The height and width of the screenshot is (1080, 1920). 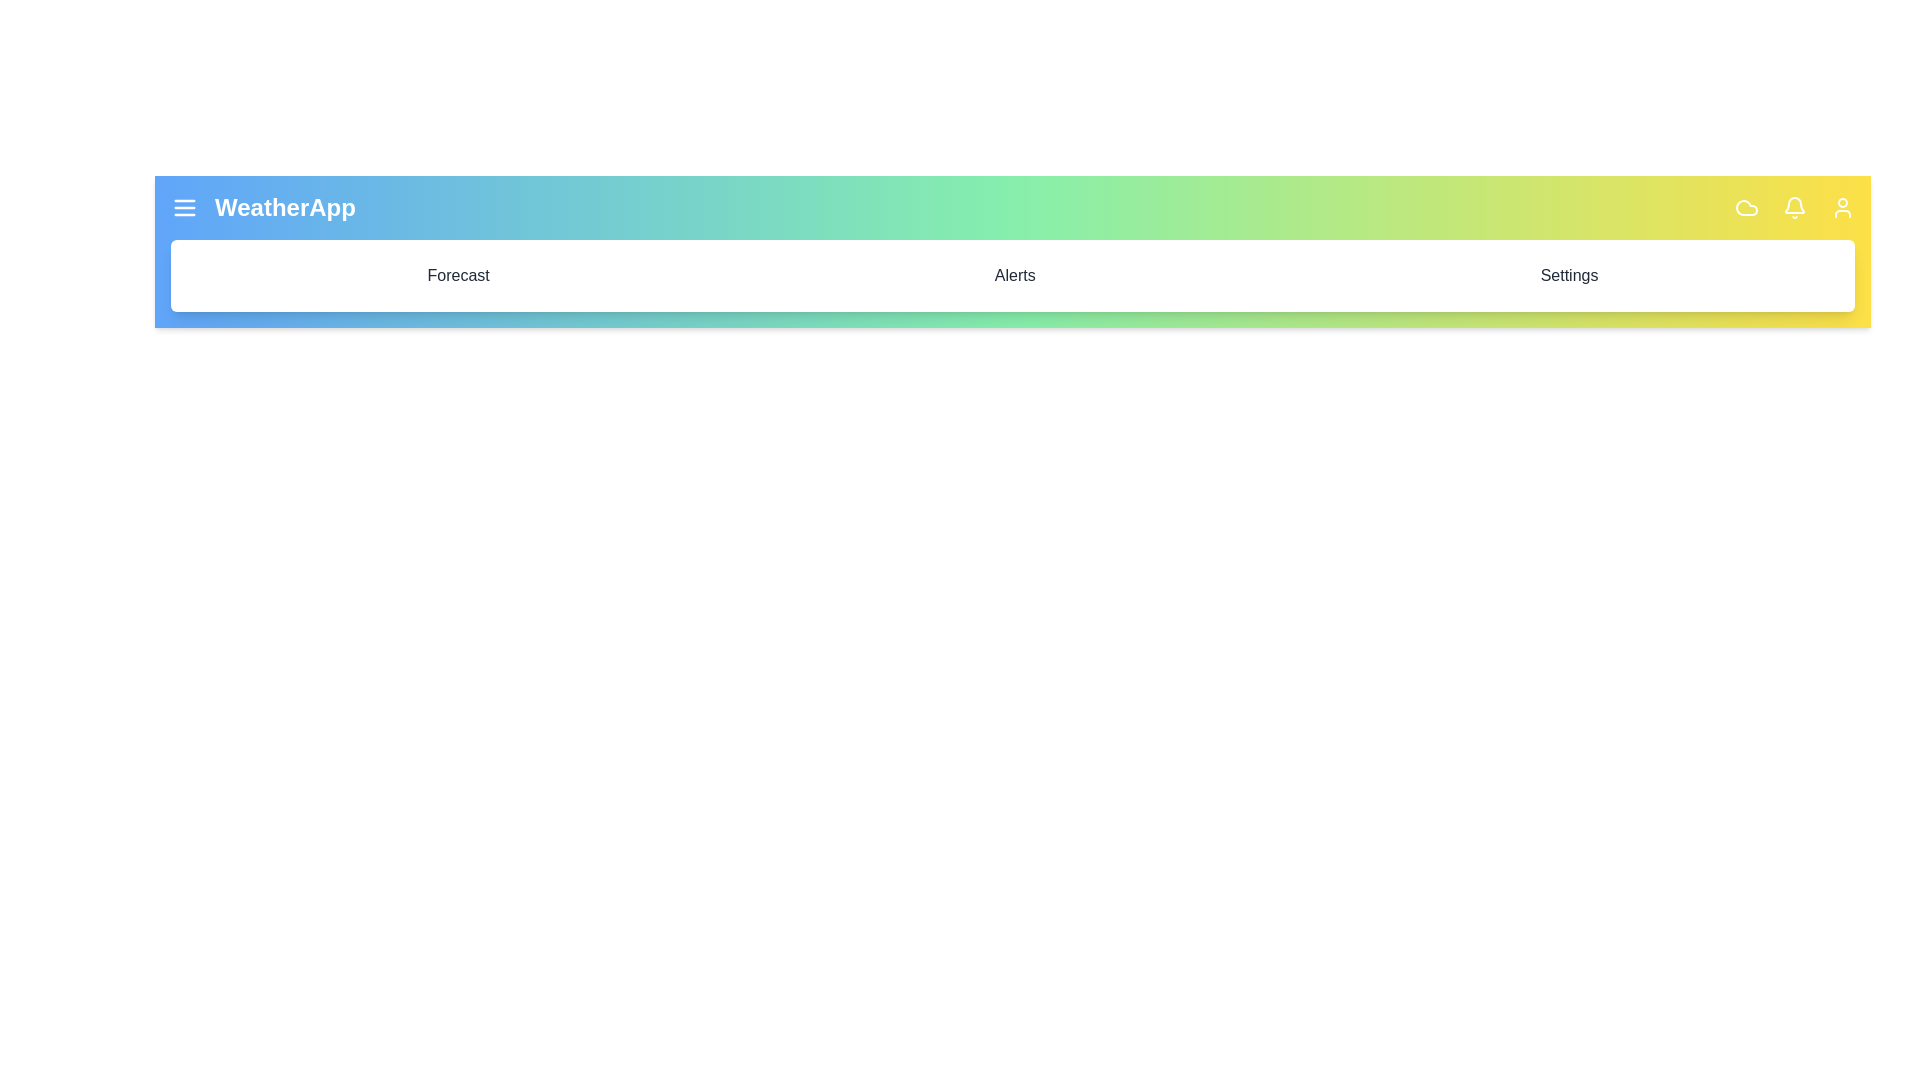 I want to click on the User icon in the navigation bar, so click(x=1842, y=208).